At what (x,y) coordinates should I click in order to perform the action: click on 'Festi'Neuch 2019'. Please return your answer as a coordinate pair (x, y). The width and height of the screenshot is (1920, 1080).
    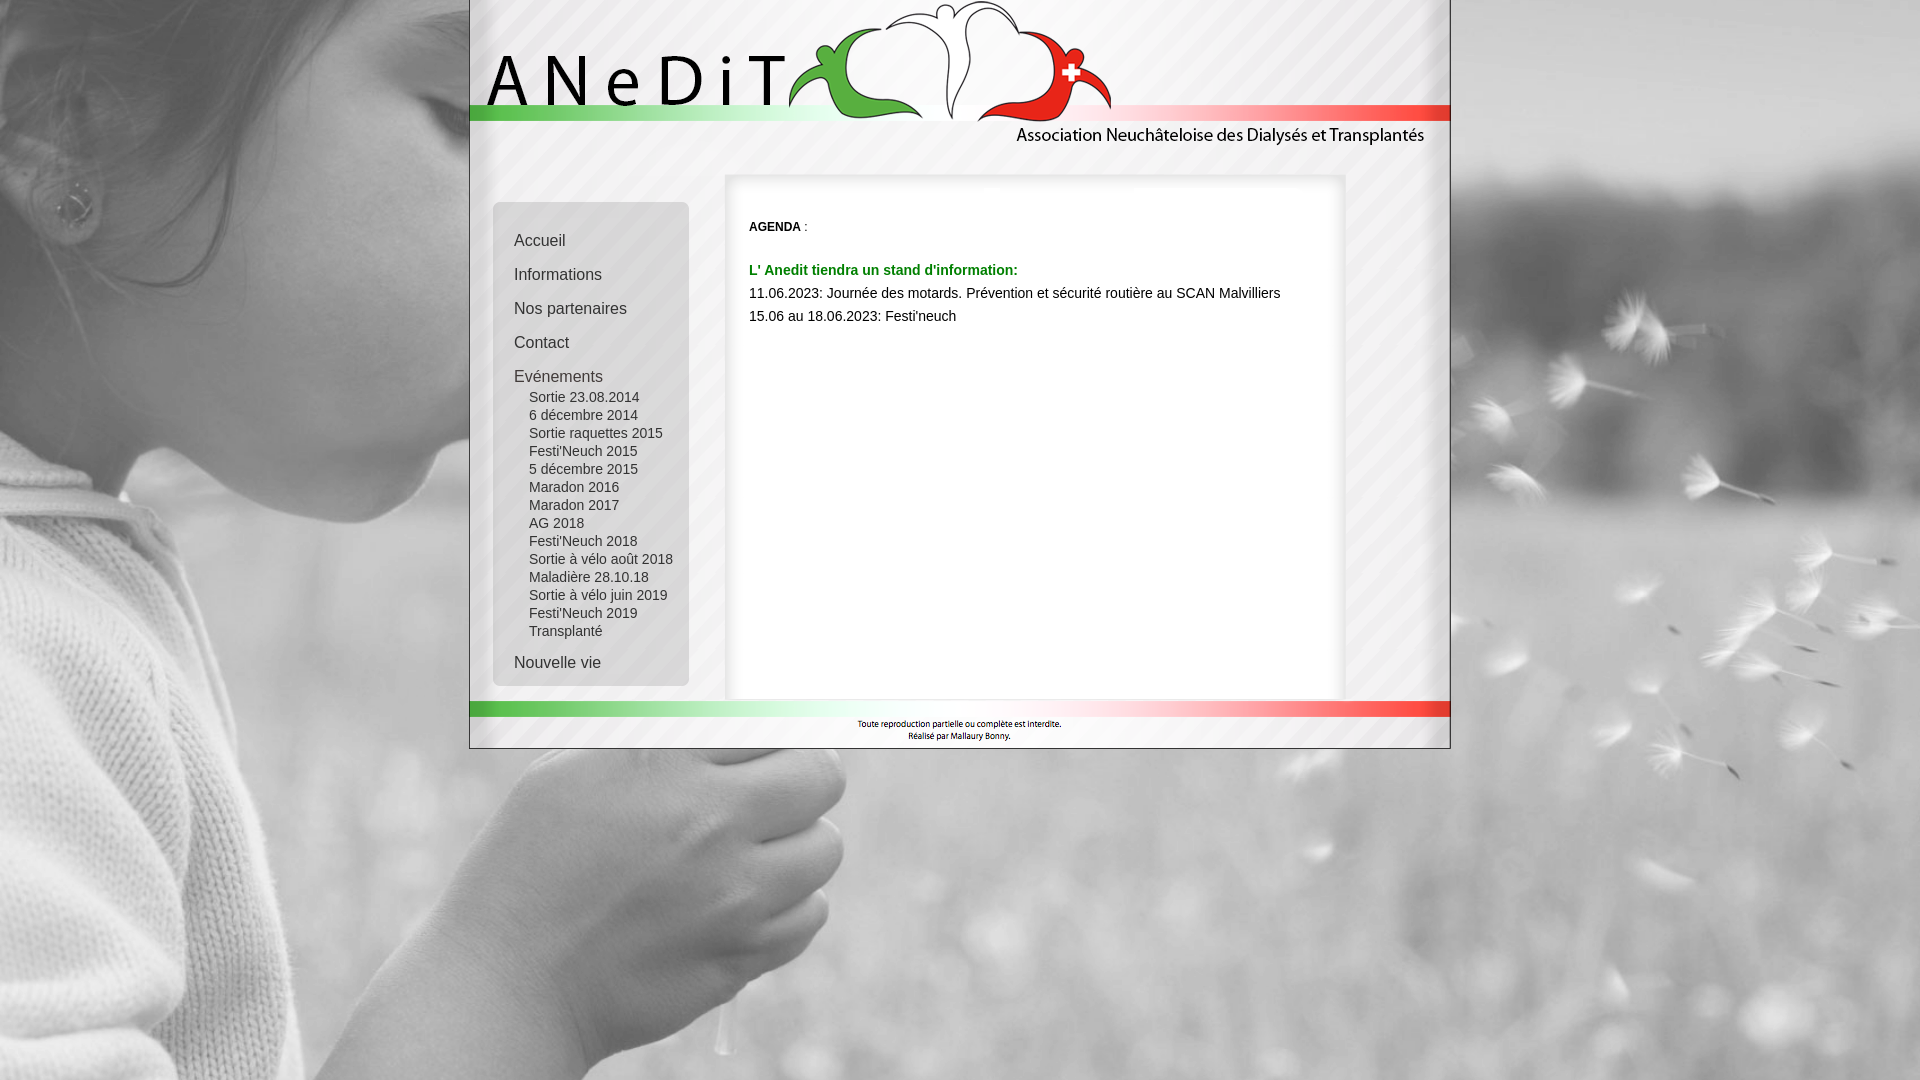
    Looking at the image, I should click on (499, 612).